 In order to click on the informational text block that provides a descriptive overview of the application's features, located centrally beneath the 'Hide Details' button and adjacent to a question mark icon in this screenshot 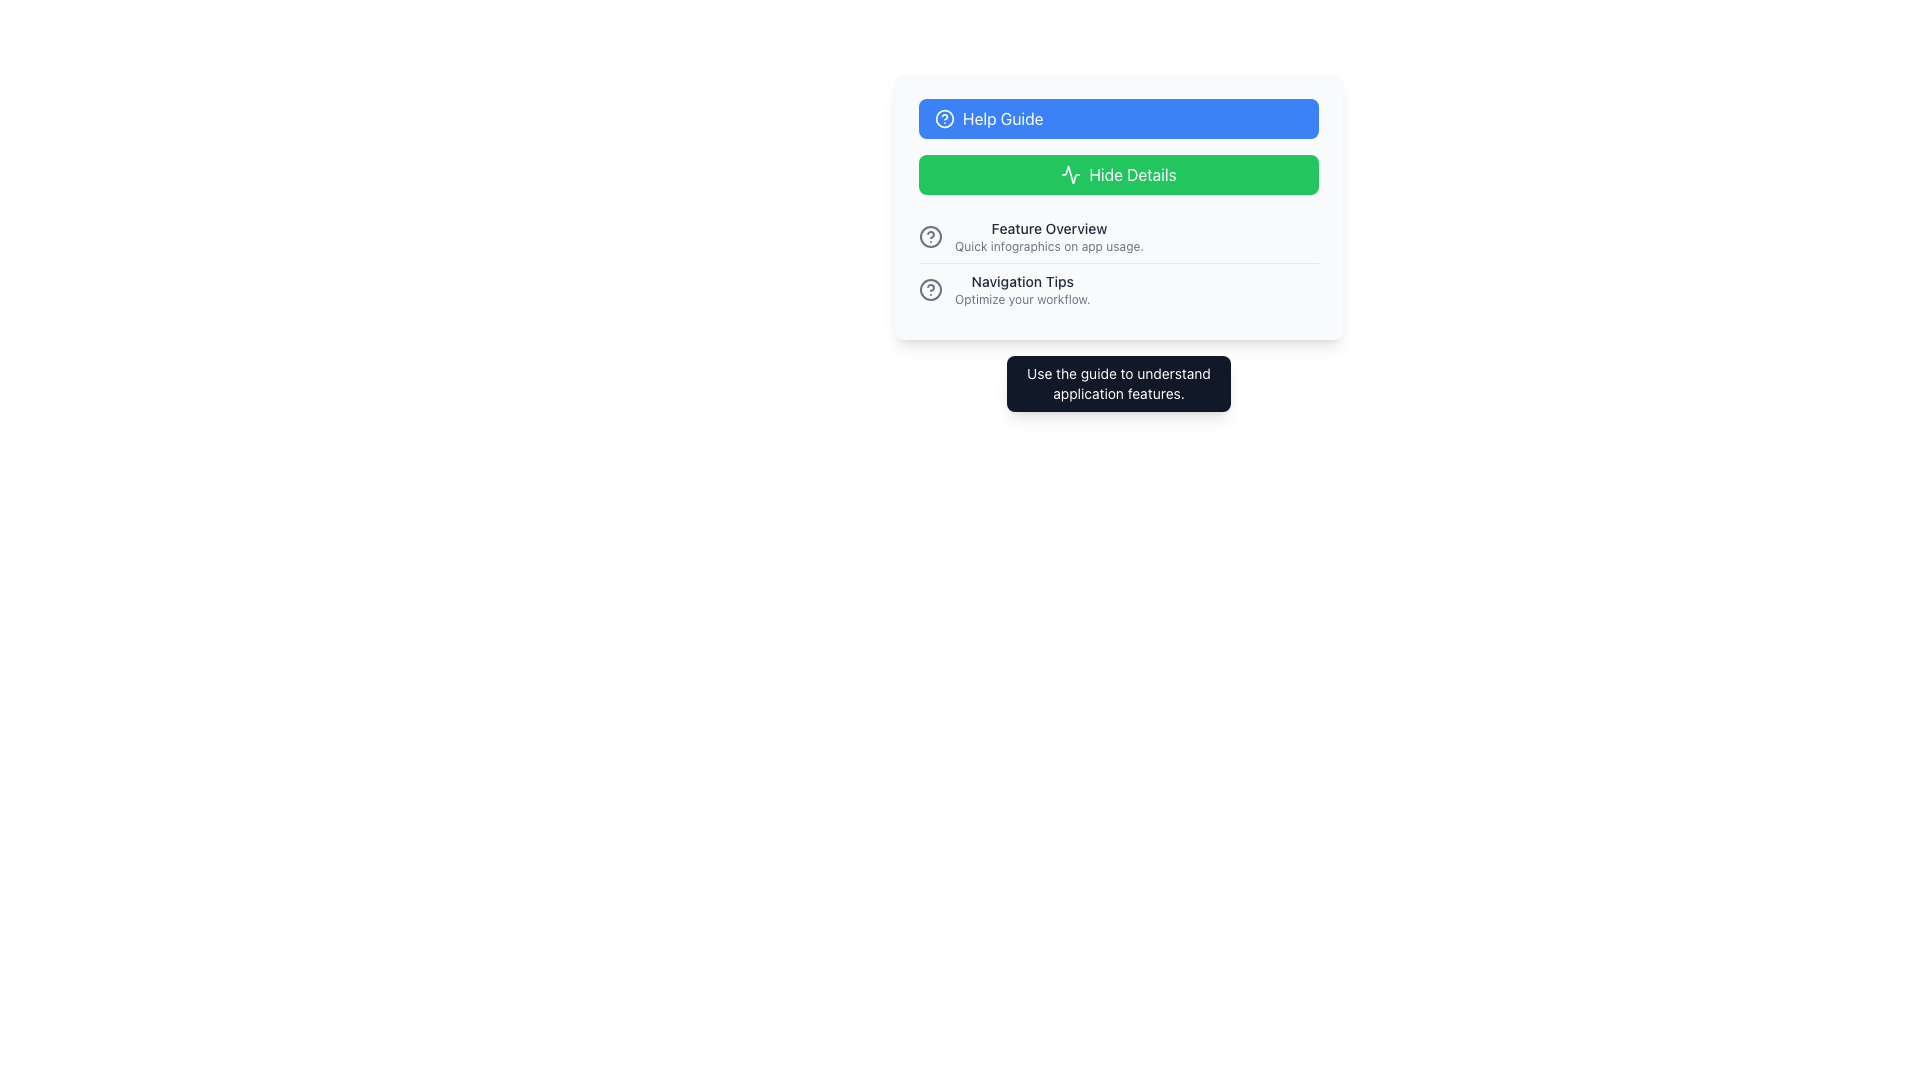, I will do `click(1048, 235)`.